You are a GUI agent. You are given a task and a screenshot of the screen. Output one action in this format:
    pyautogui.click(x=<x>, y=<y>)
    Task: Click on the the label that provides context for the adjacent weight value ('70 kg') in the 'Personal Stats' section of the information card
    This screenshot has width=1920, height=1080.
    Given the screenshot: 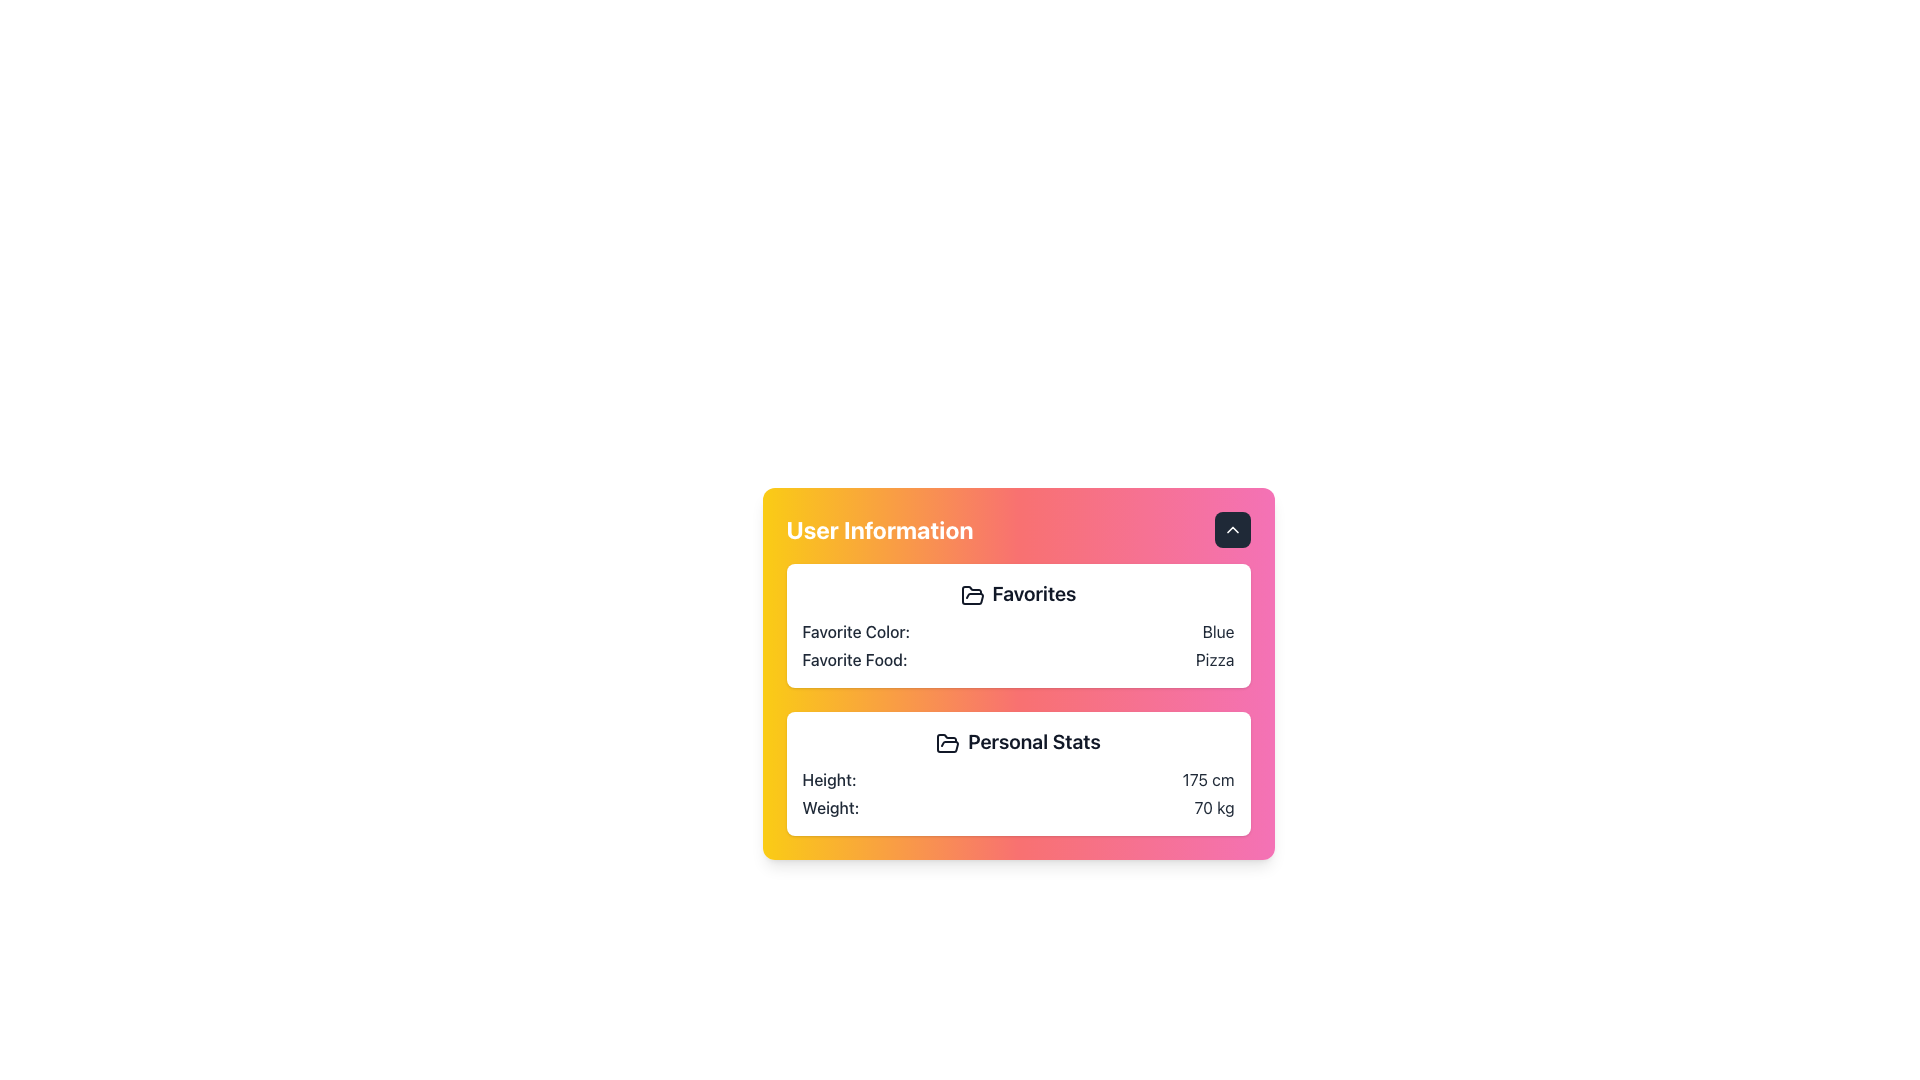 What is the action you would take?
    pyautogui.click(x=830, y=806)
    